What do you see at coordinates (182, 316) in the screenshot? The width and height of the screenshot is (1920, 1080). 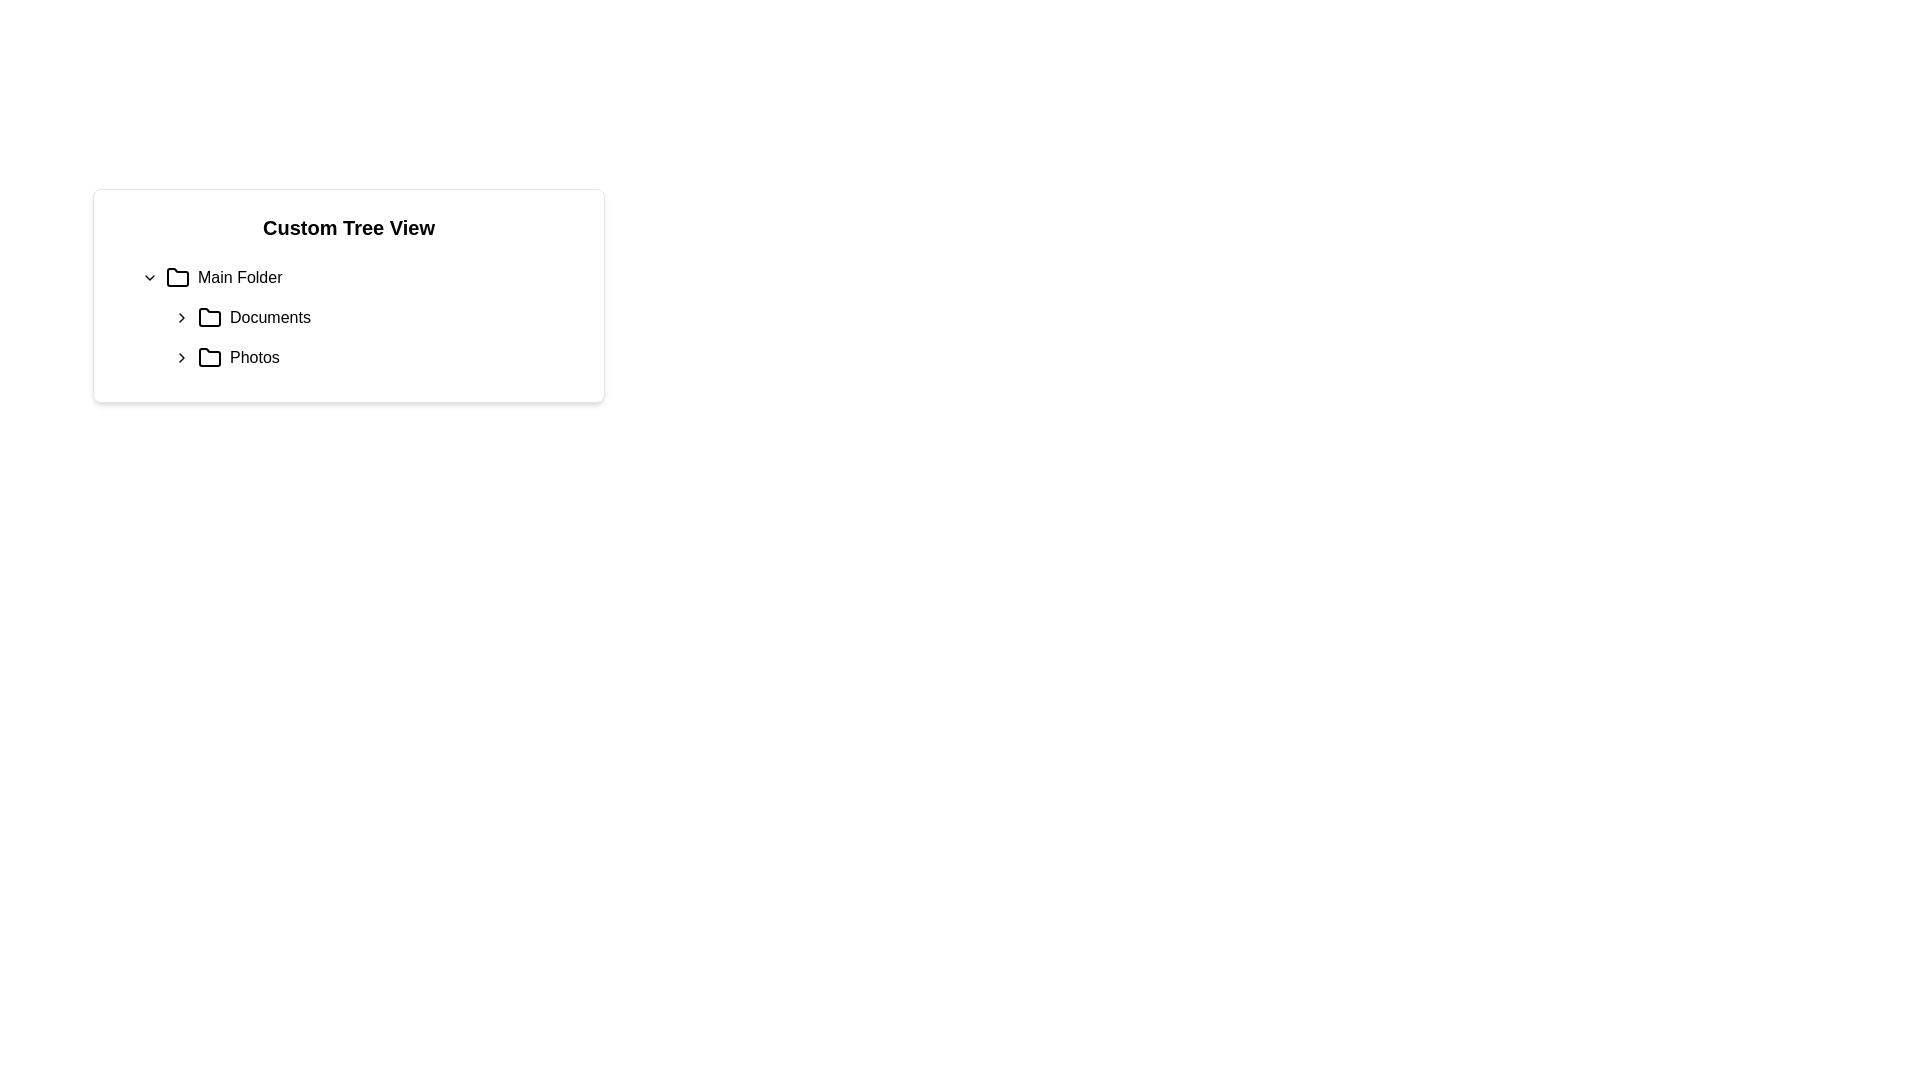 I see `the small right-pointing chevron icon located to the left of the word 'Documents'` at bounding box center [182, 316].